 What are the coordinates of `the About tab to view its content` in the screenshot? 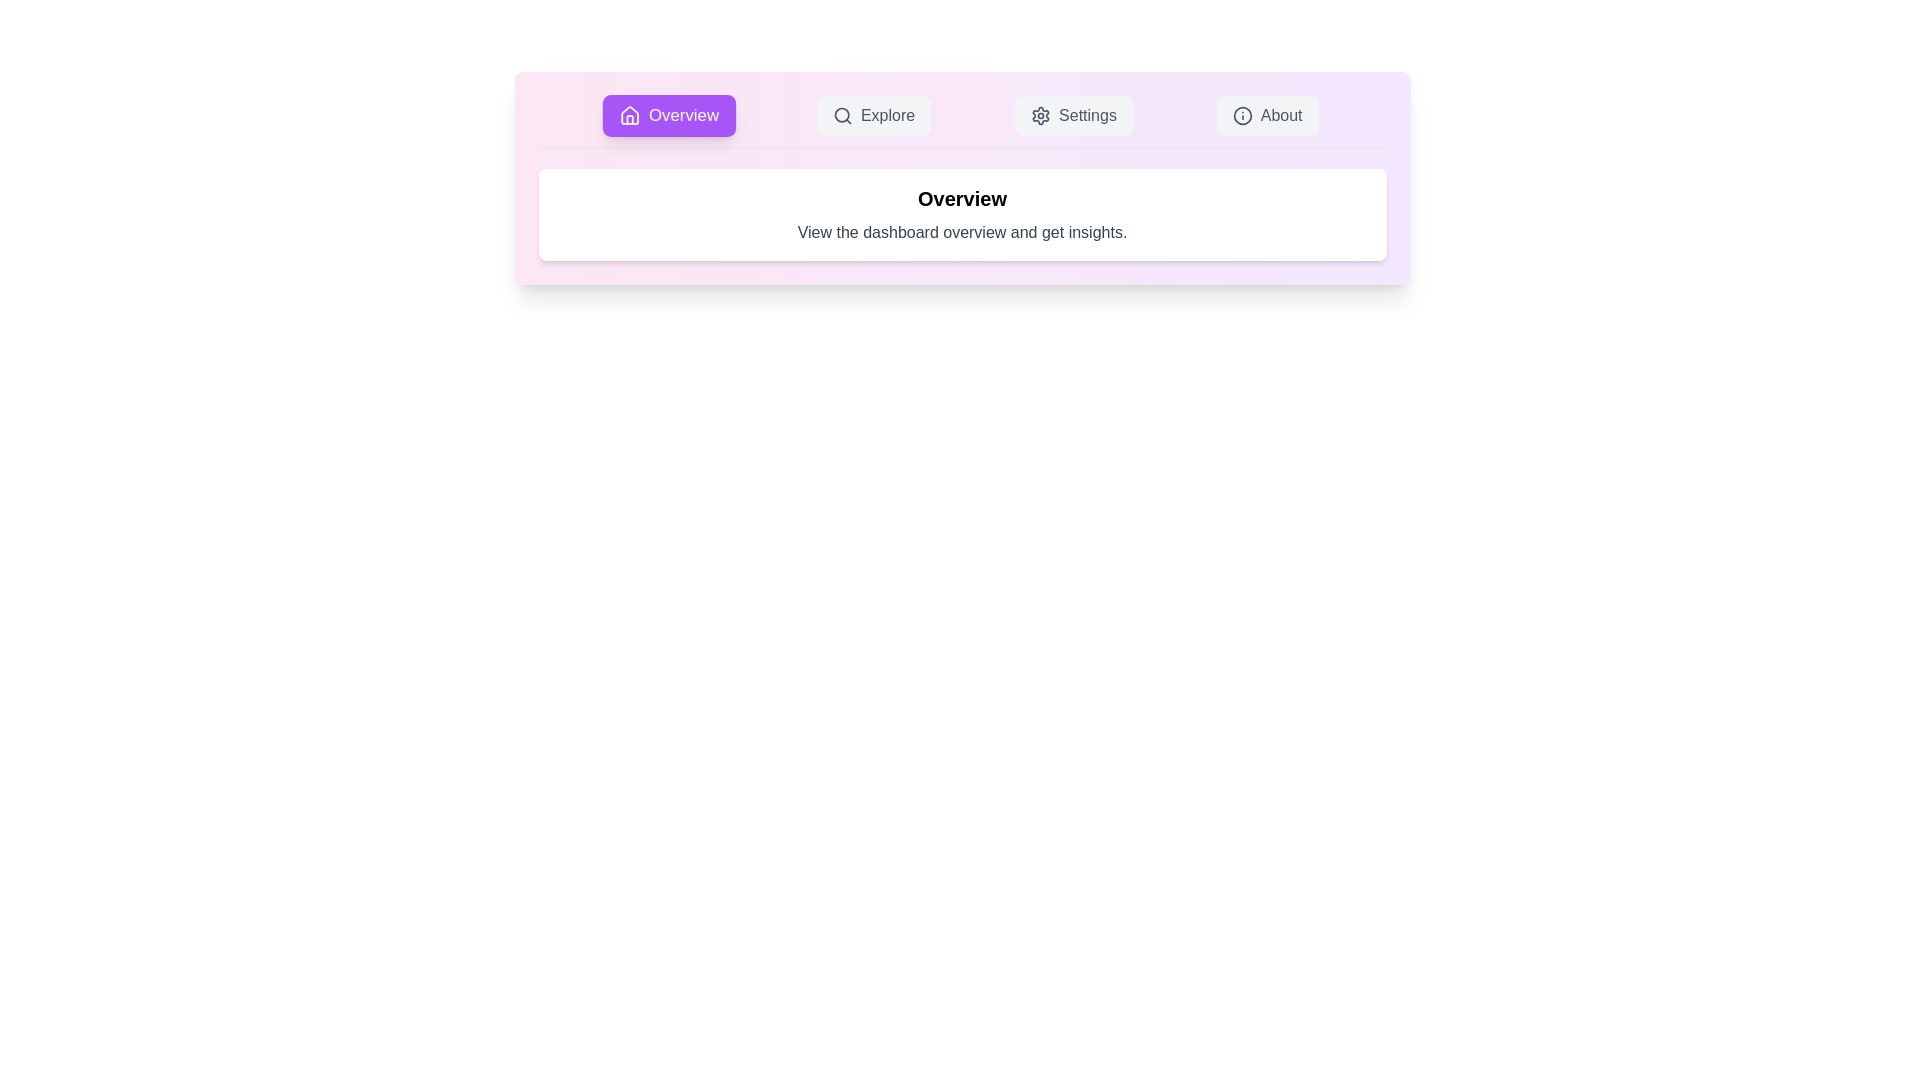 It's located at (1266, 115).